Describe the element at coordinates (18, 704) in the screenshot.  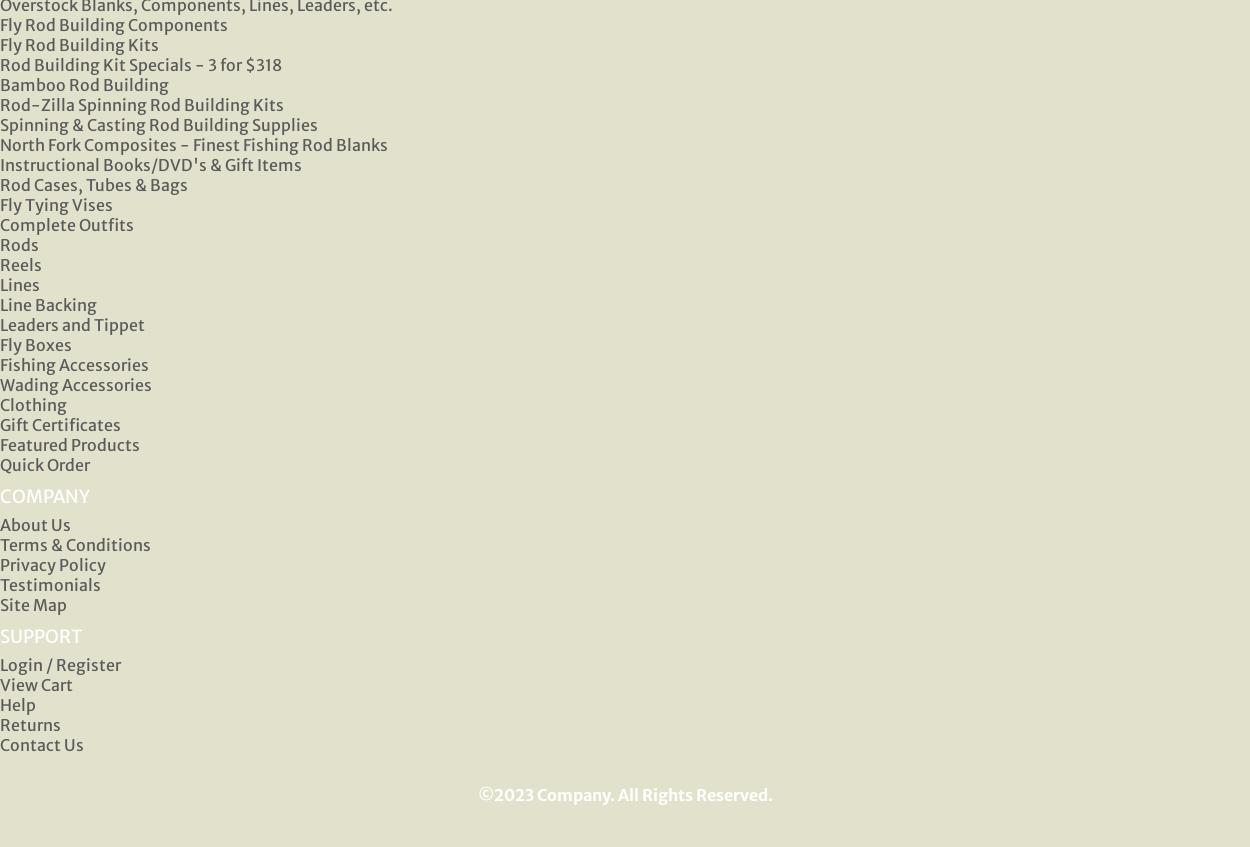
I see `'Help'` at that location.